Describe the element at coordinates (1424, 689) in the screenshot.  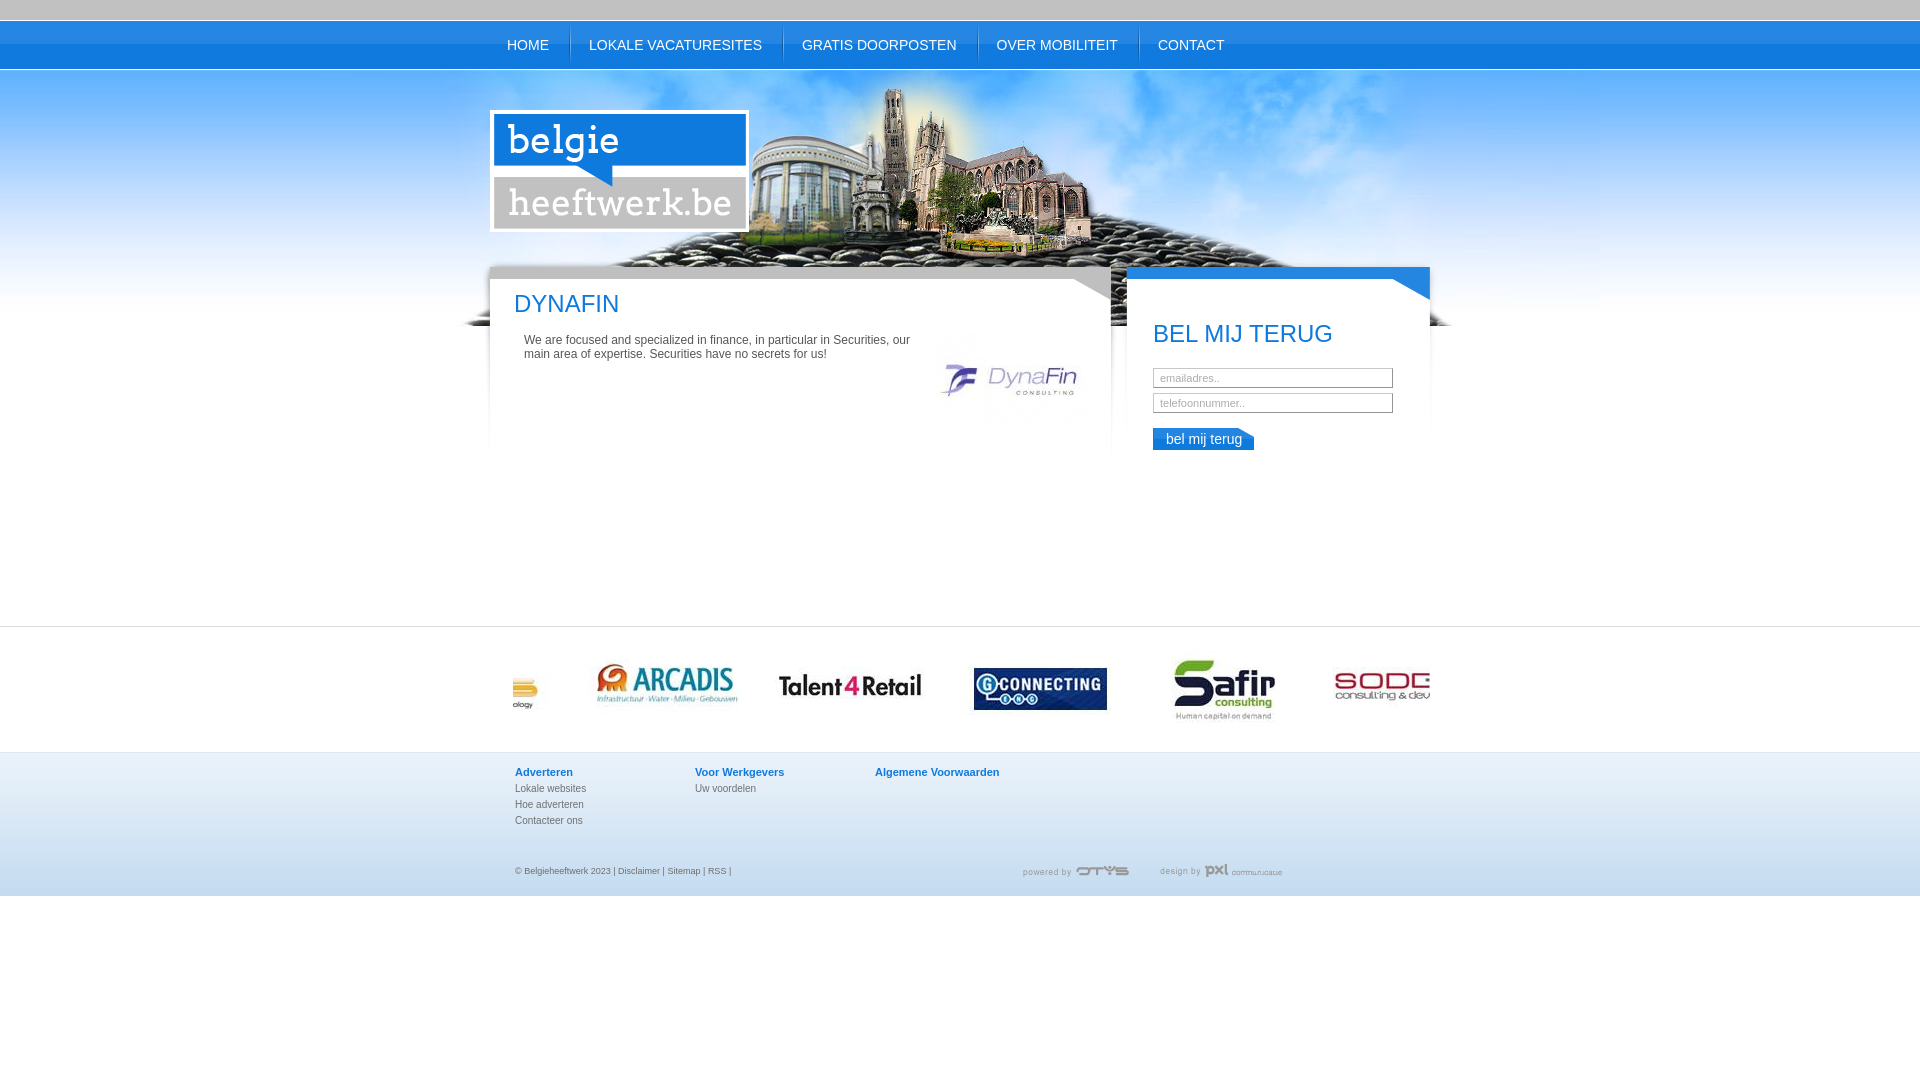
I see `'Sodeva Consulting & Development'` at that location.